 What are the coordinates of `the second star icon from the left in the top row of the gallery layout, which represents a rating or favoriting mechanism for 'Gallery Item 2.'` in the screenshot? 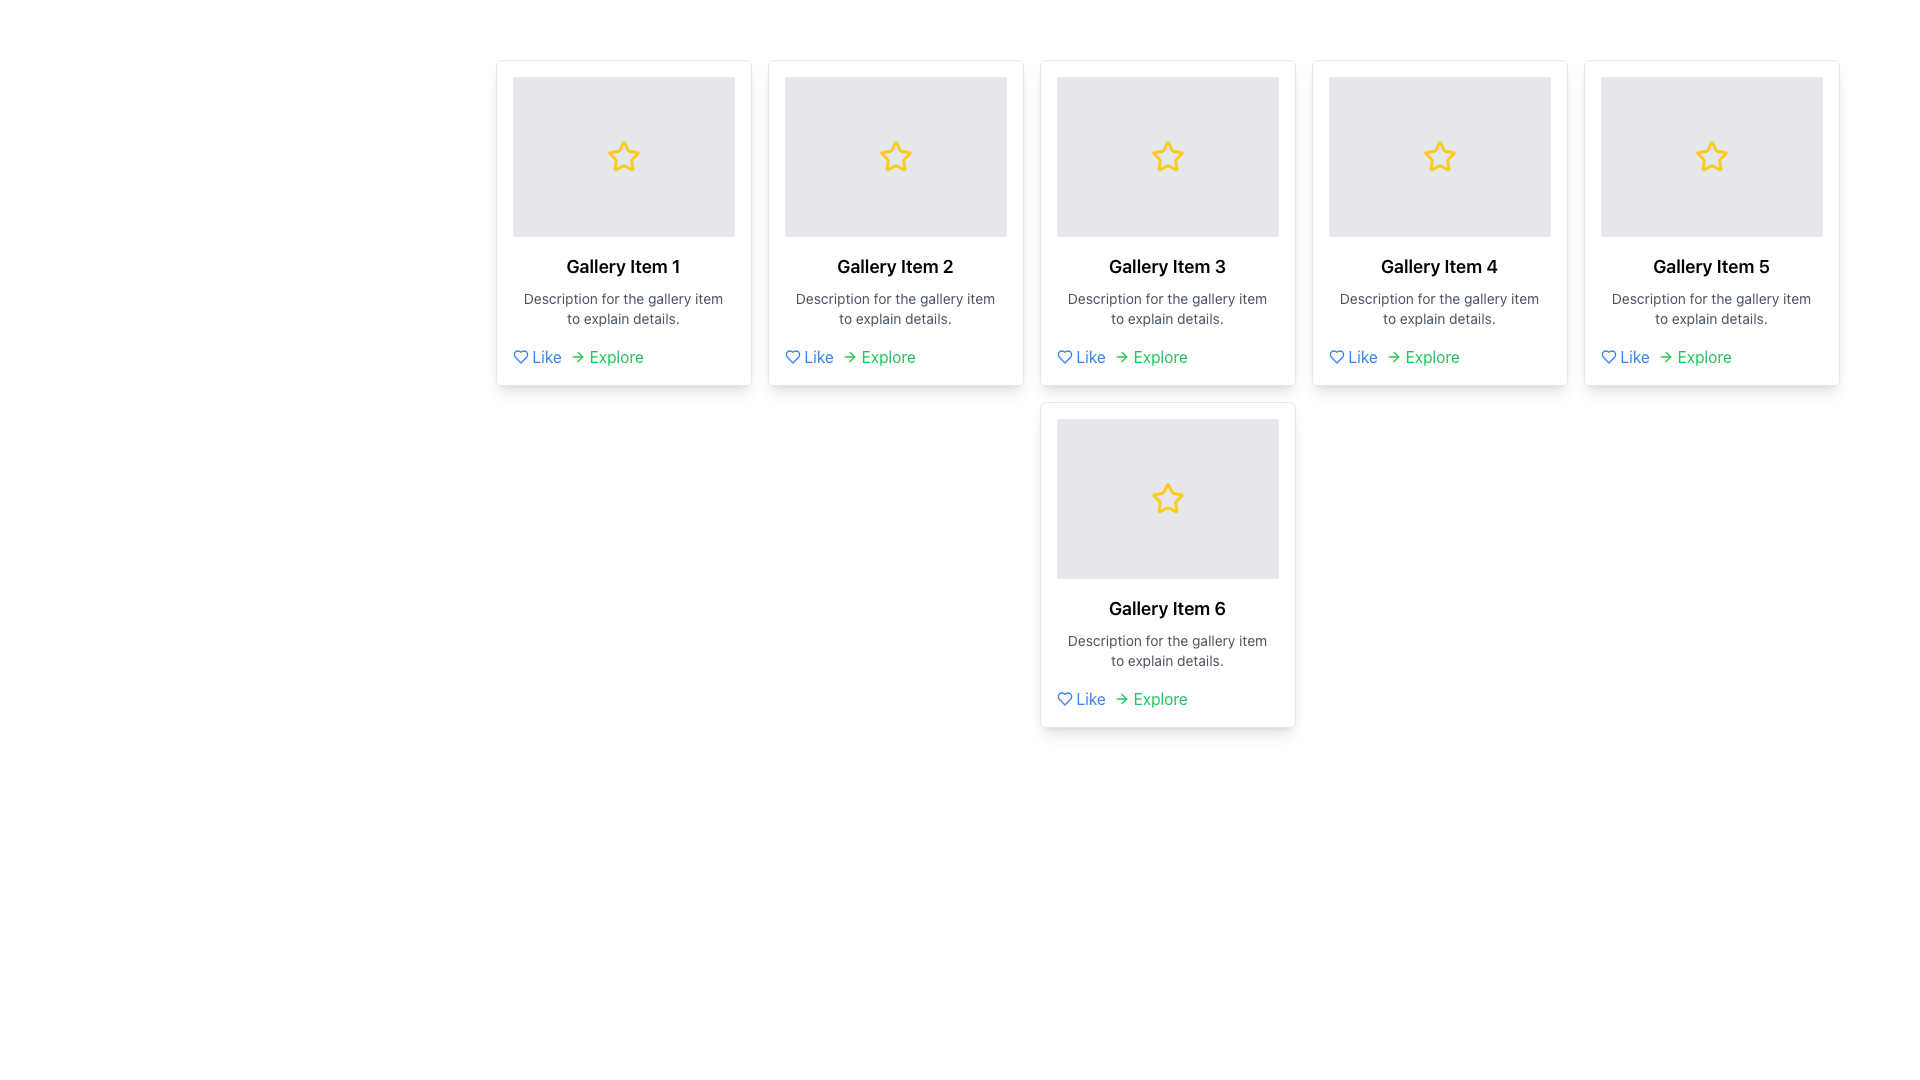 It's located at (894, 155).